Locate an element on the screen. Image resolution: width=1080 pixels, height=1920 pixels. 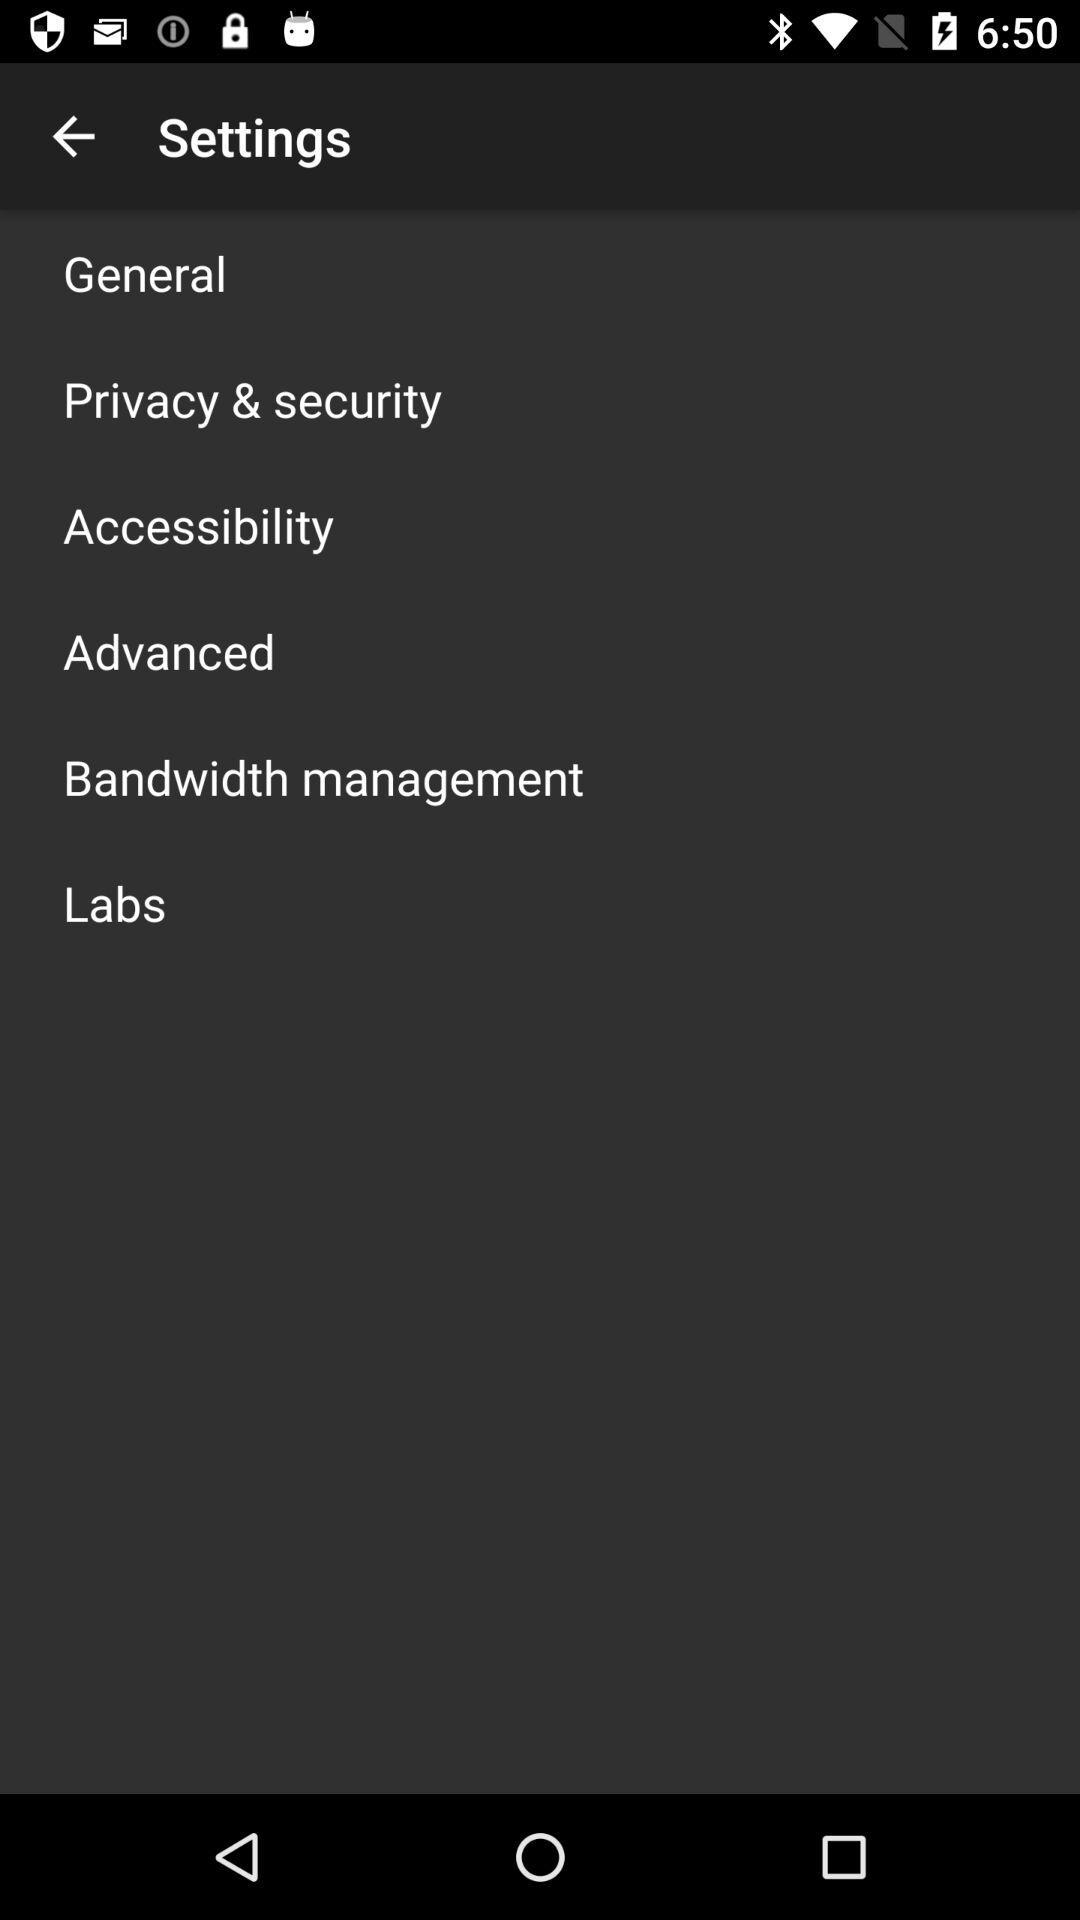
labs icon is located at coordinates (114, 901).